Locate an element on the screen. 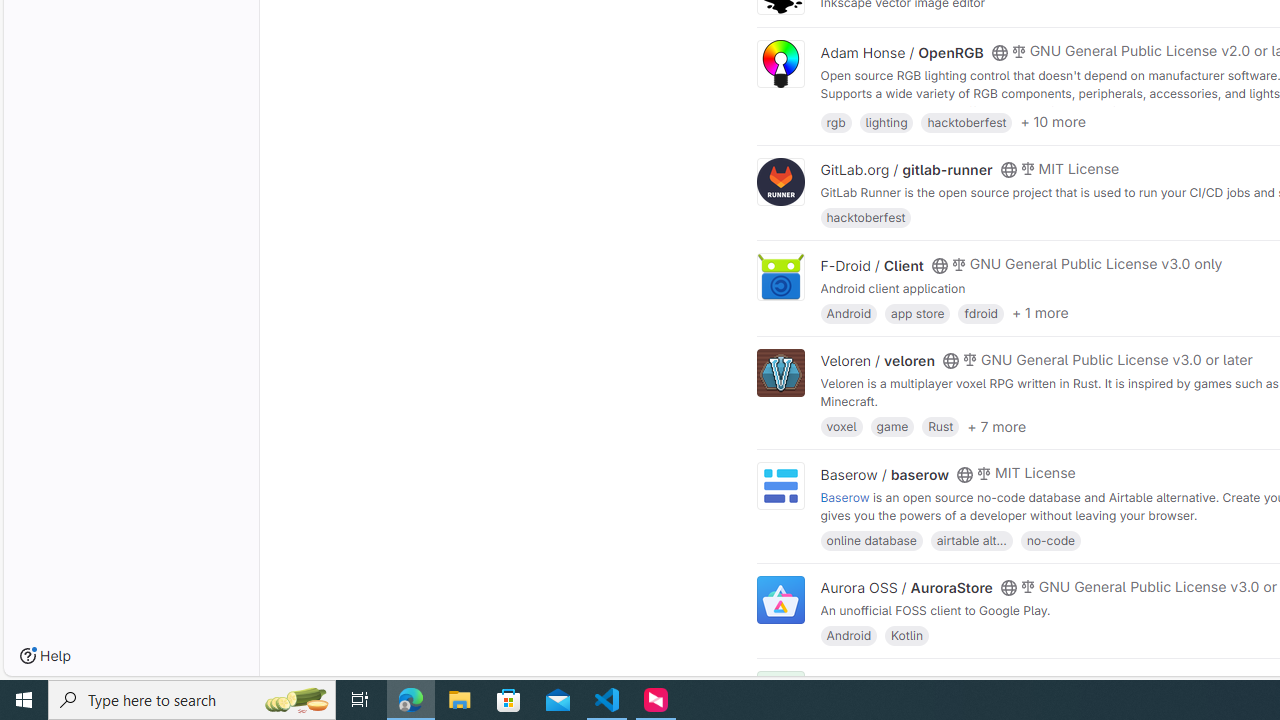 The image size is (1280, 720). 'Veloren / veloren' is located at coordinates (878, 361).